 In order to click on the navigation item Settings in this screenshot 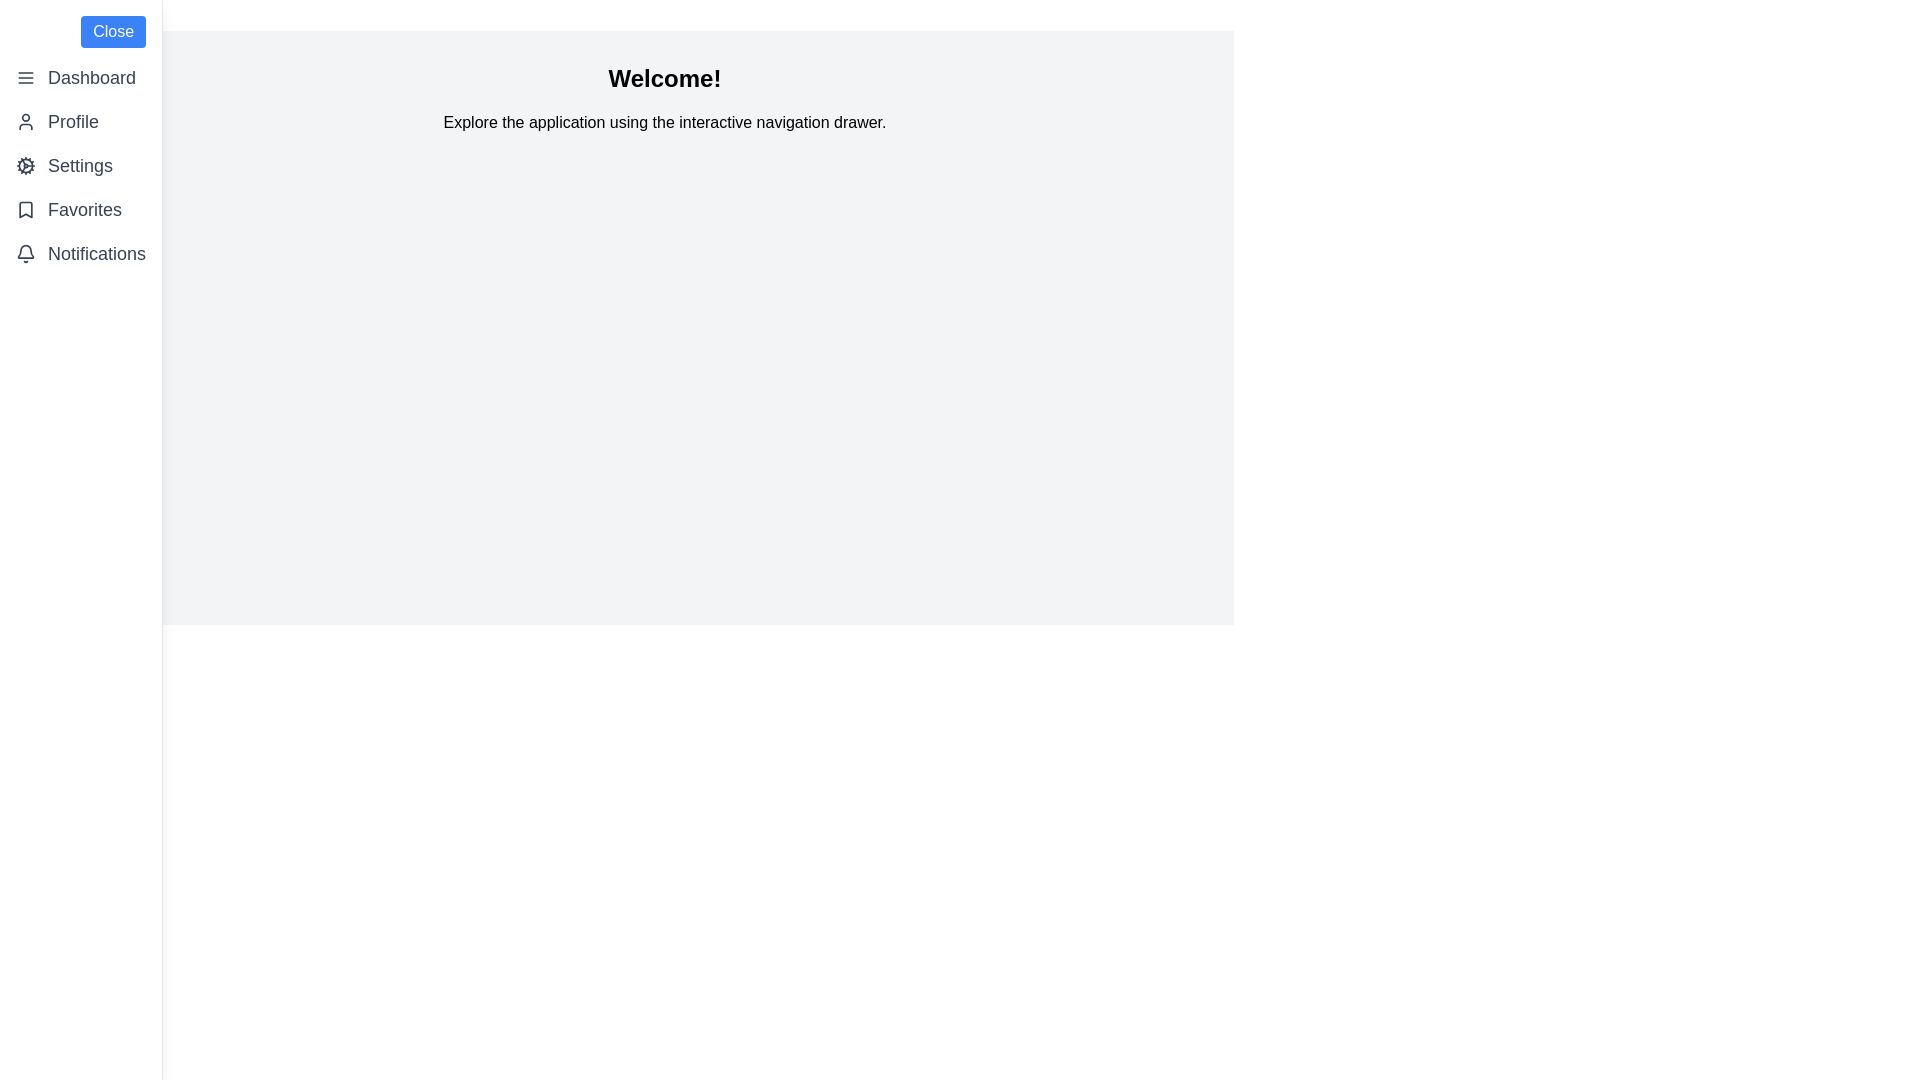, I will do `click(80, 164)`.